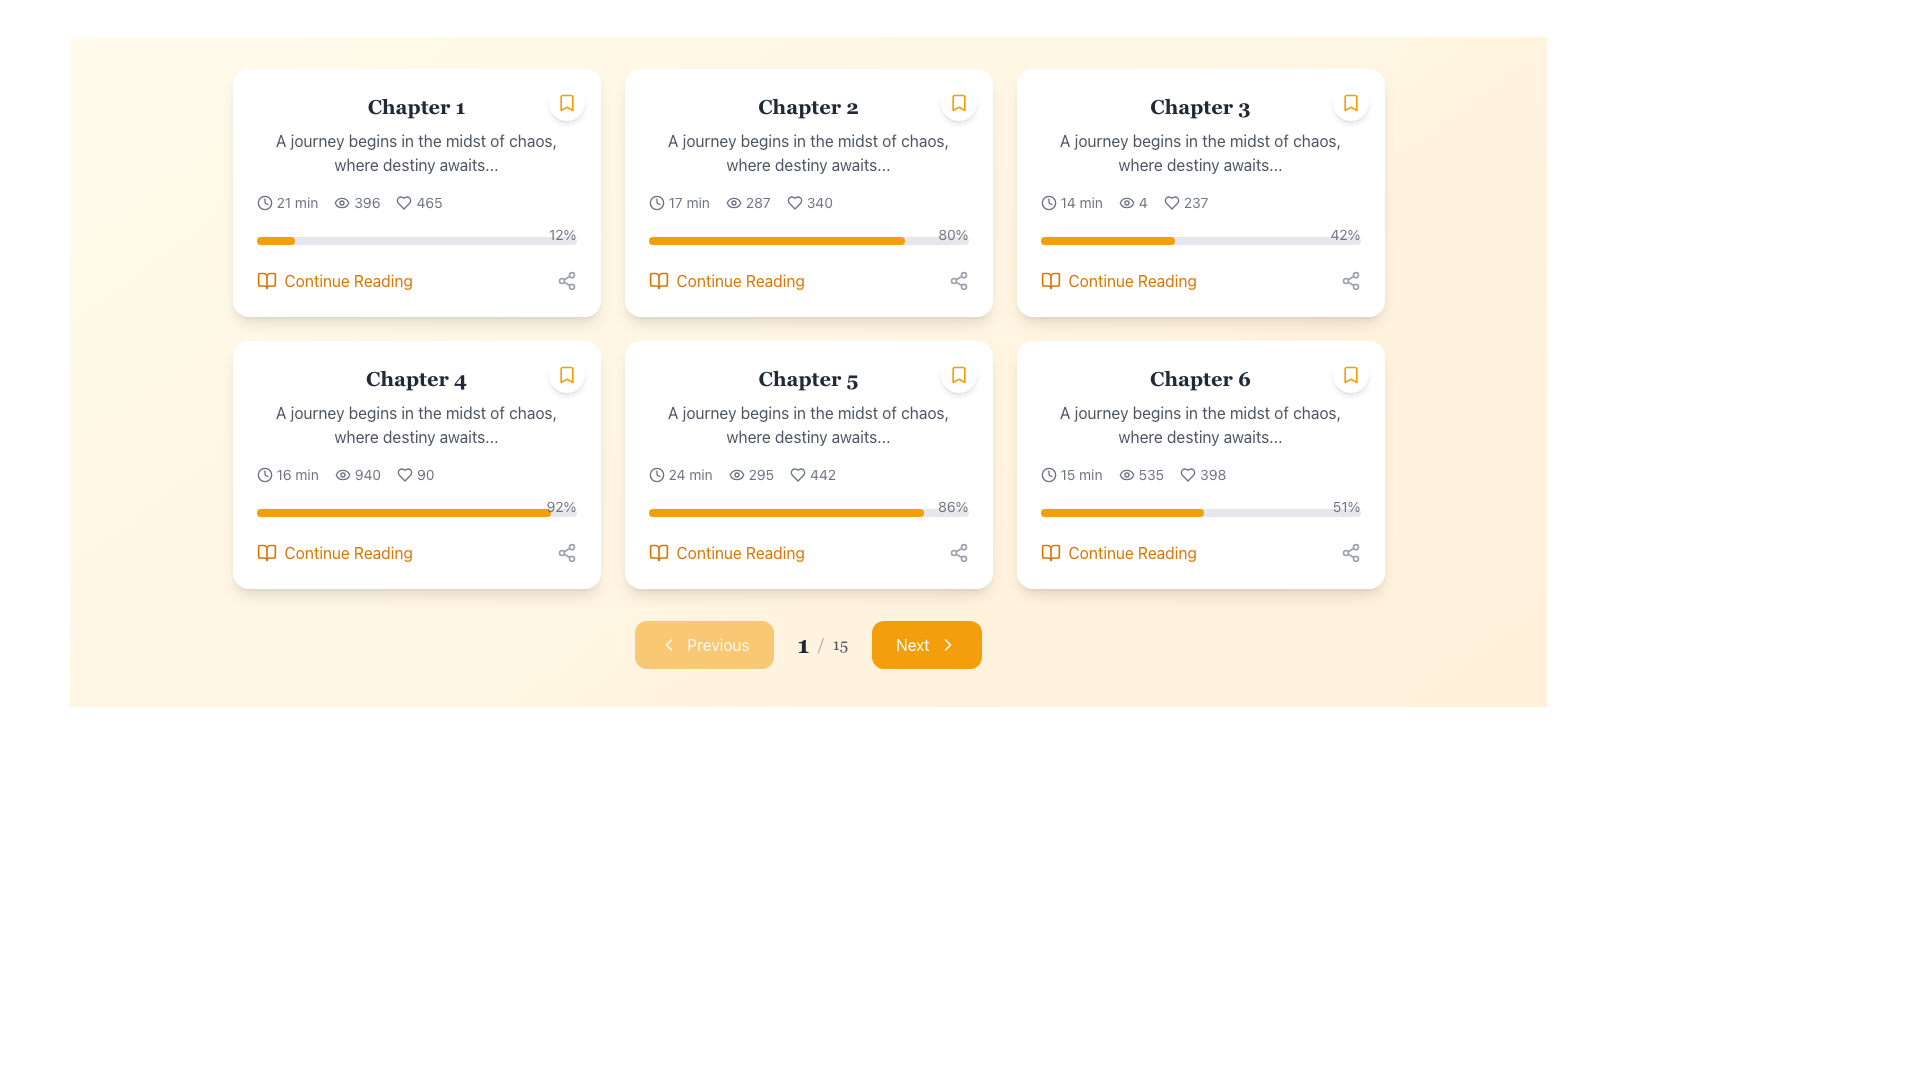 The width and height of the screenshot is (1920, 1080). What do you see at coordinates (808, 135) in the screenshot?
I see `the Text with heading and subtitle that previews Chapter 2, located in the top row and middle column of a three-by-two grid layout` at bounding box center [808, 135].